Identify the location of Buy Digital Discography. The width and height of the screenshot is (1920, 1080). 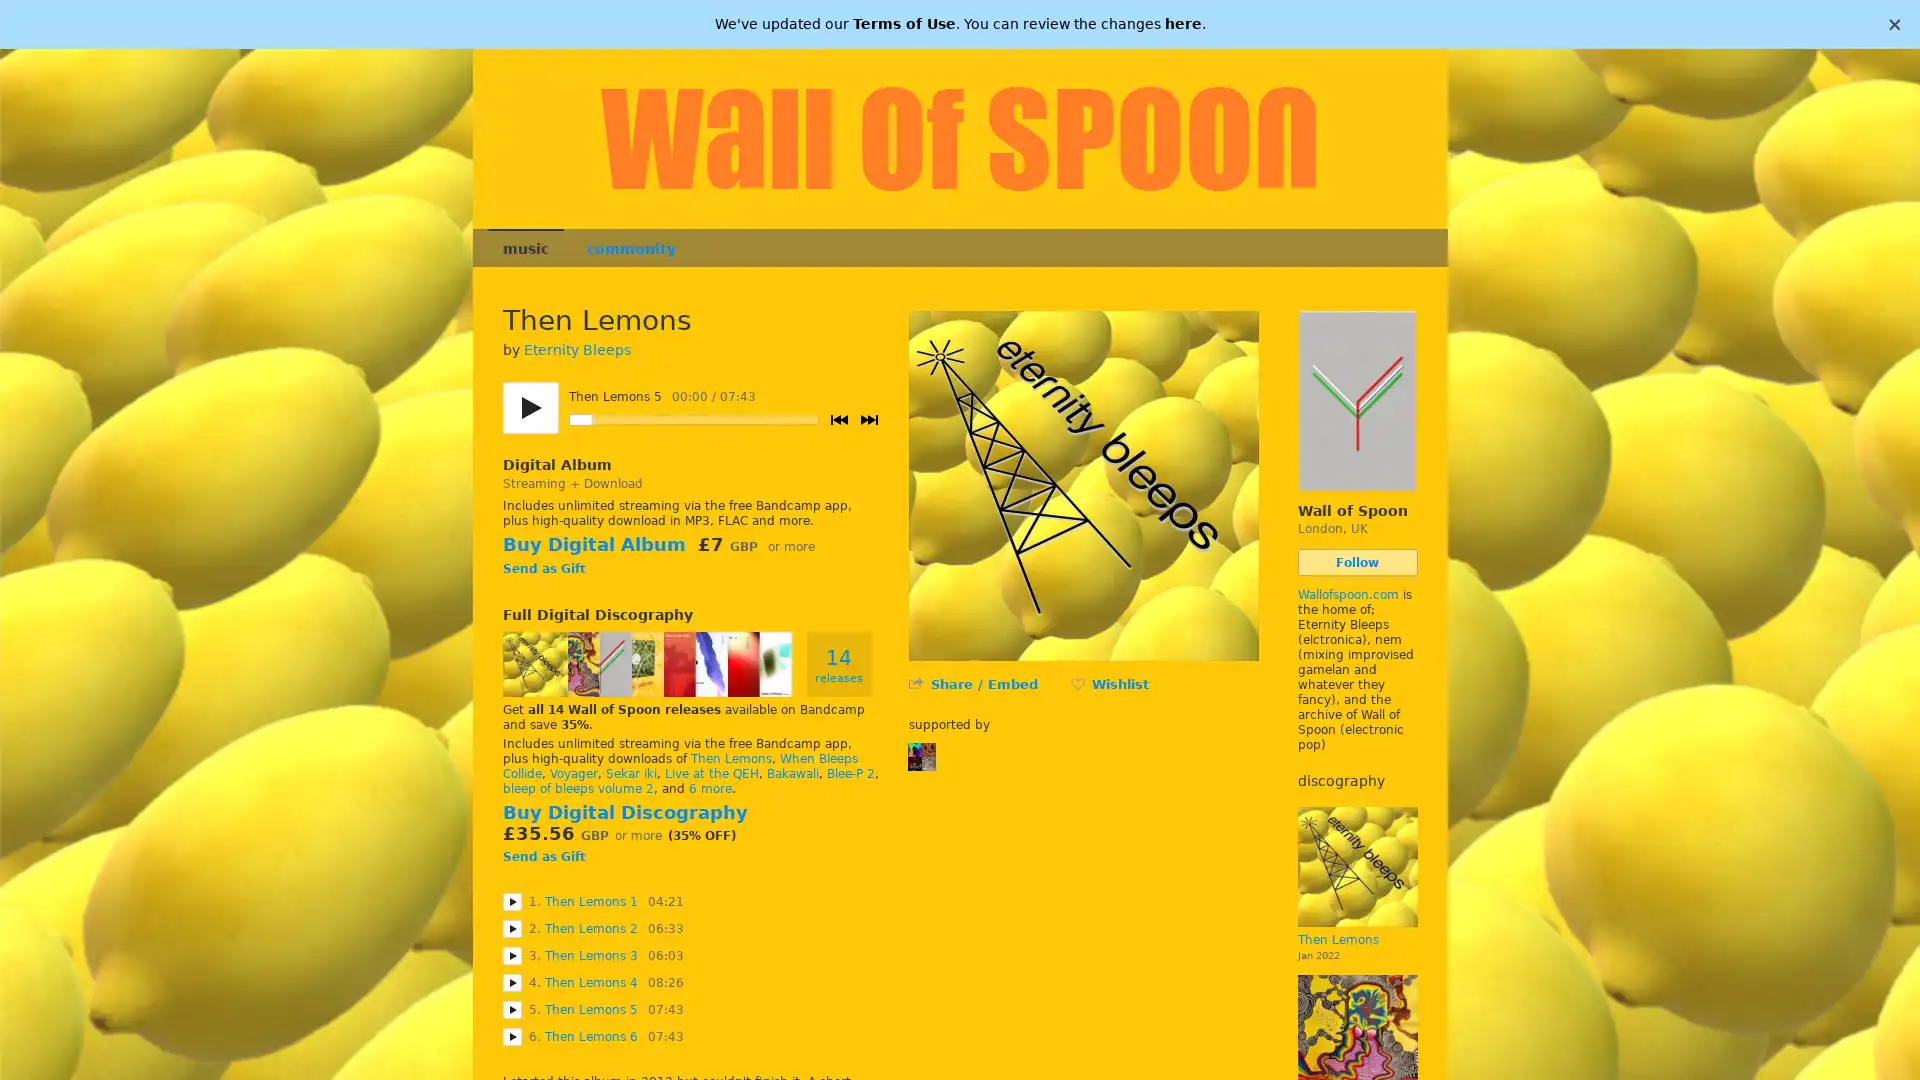
(623, 812).